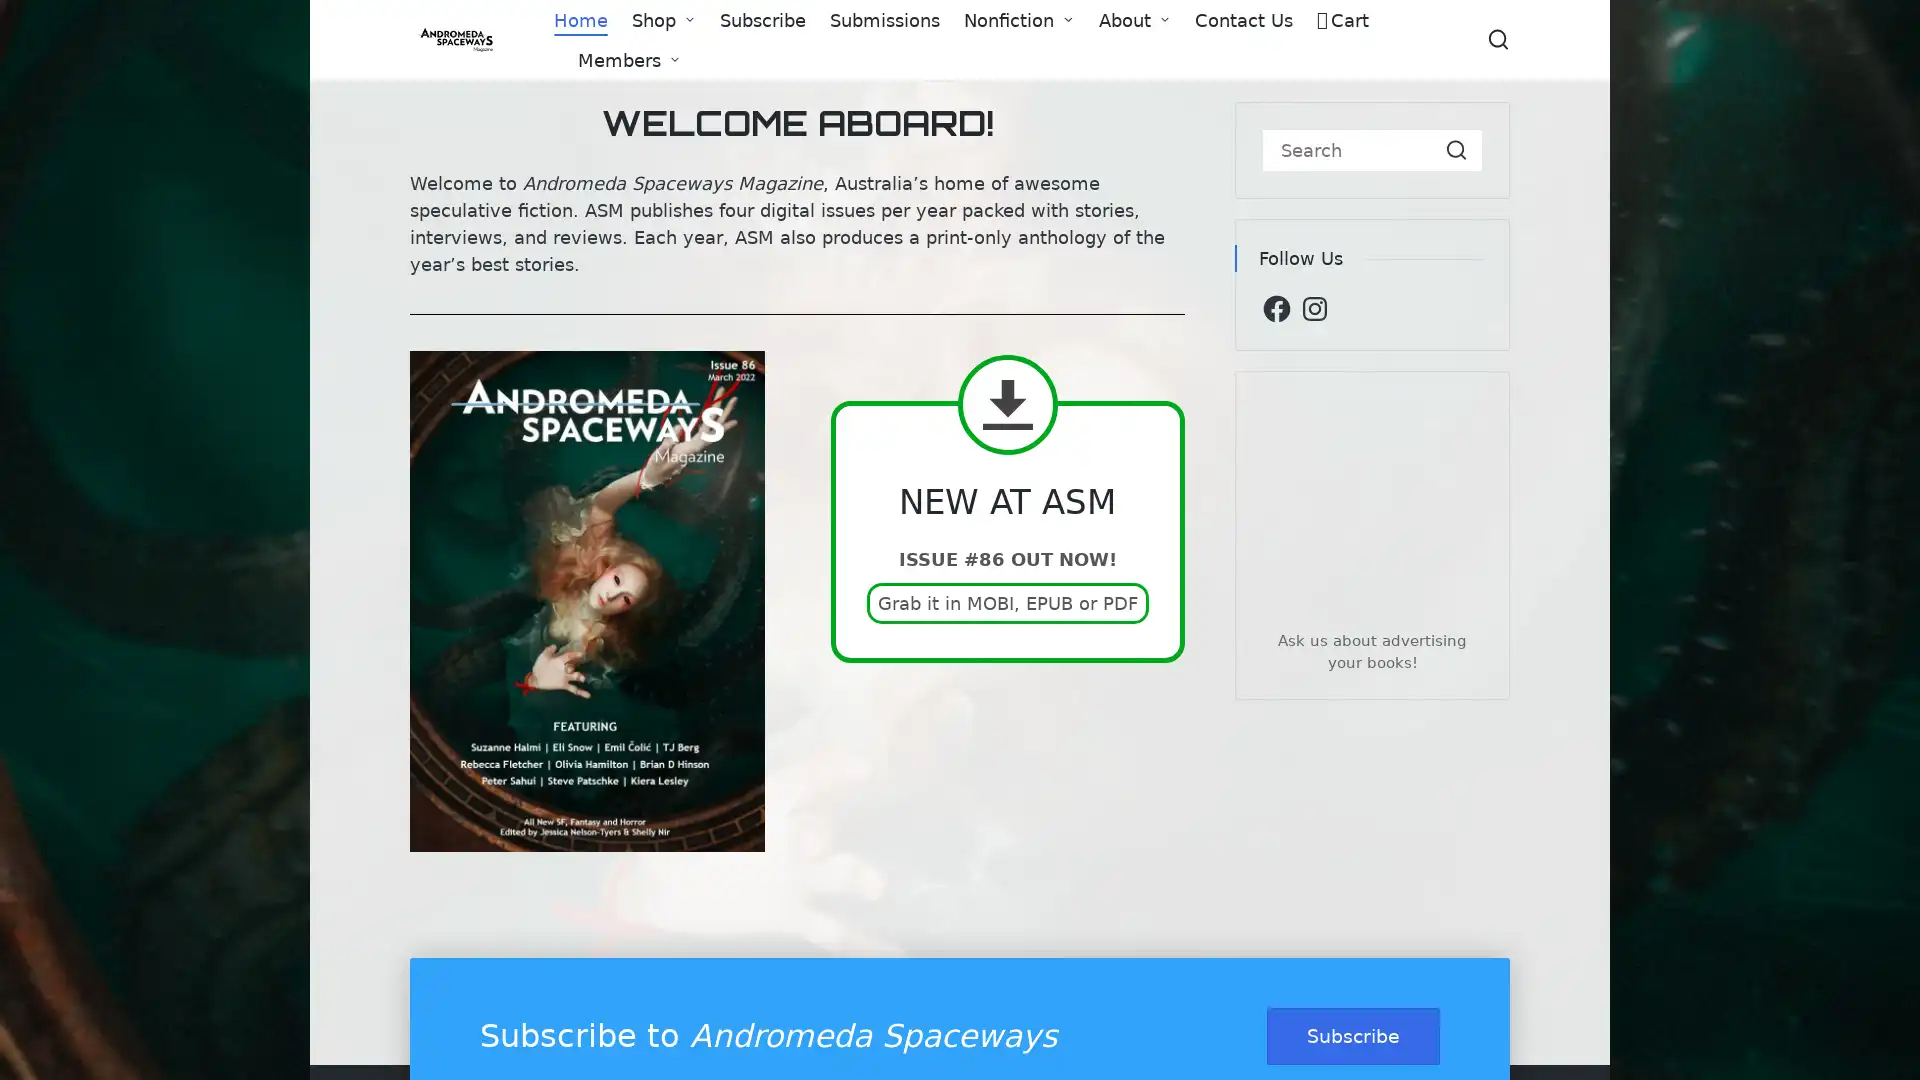 This screenshot has width=1920, height=1080. Describe the element at coordinates (1353, 1035) in the screenshot. I see `Subscribe` at that location.